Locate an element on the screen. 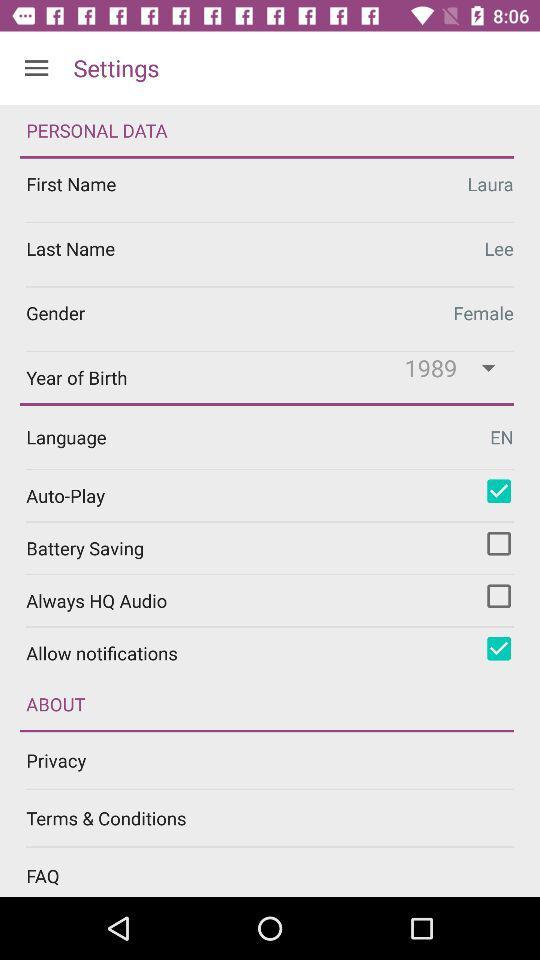 This screenshot has width=540, height=960. the item to the right of always hq audio is located at coordinates (498, 596).